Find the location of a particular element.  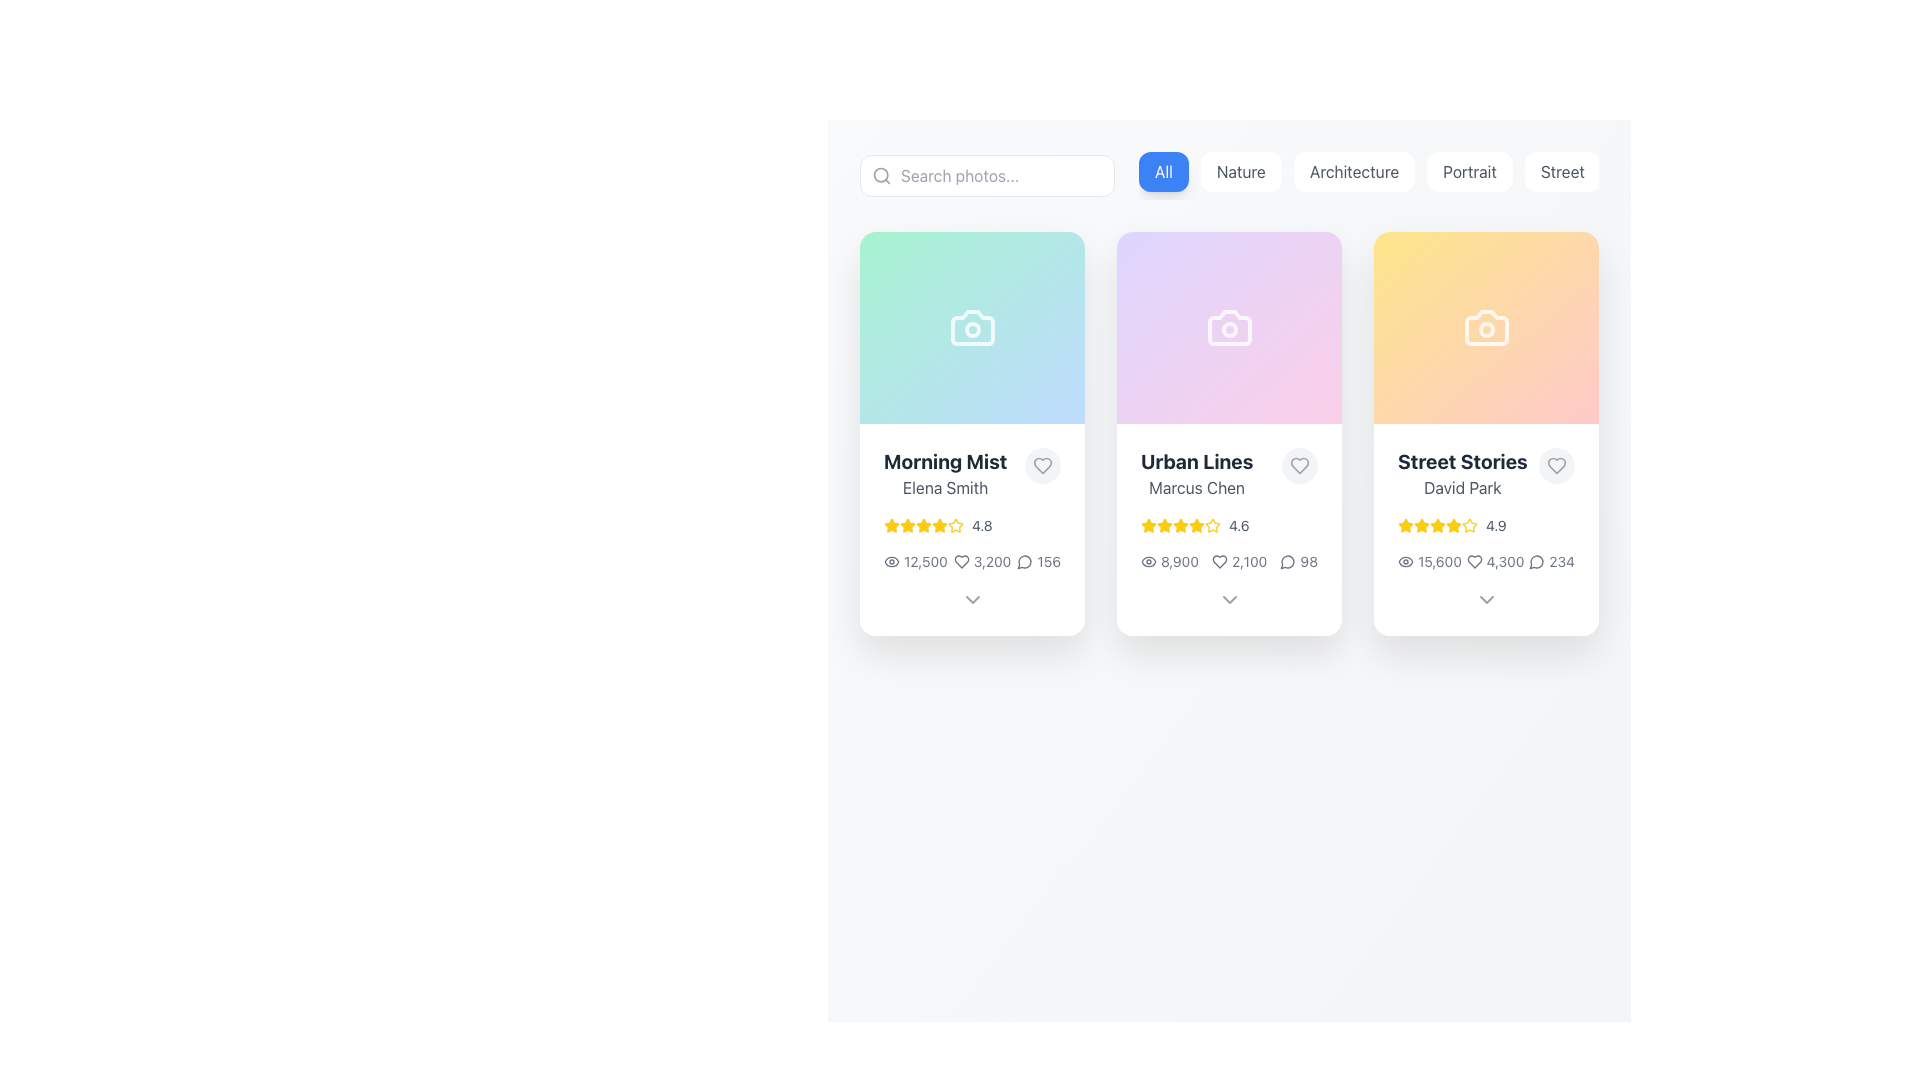

the content of the Text Label displaying the rating score for the 'Urban Lines' card, which is positioned after the star rating graphic in the middle card of a three-card layout is located at coordinates (1238, 524).